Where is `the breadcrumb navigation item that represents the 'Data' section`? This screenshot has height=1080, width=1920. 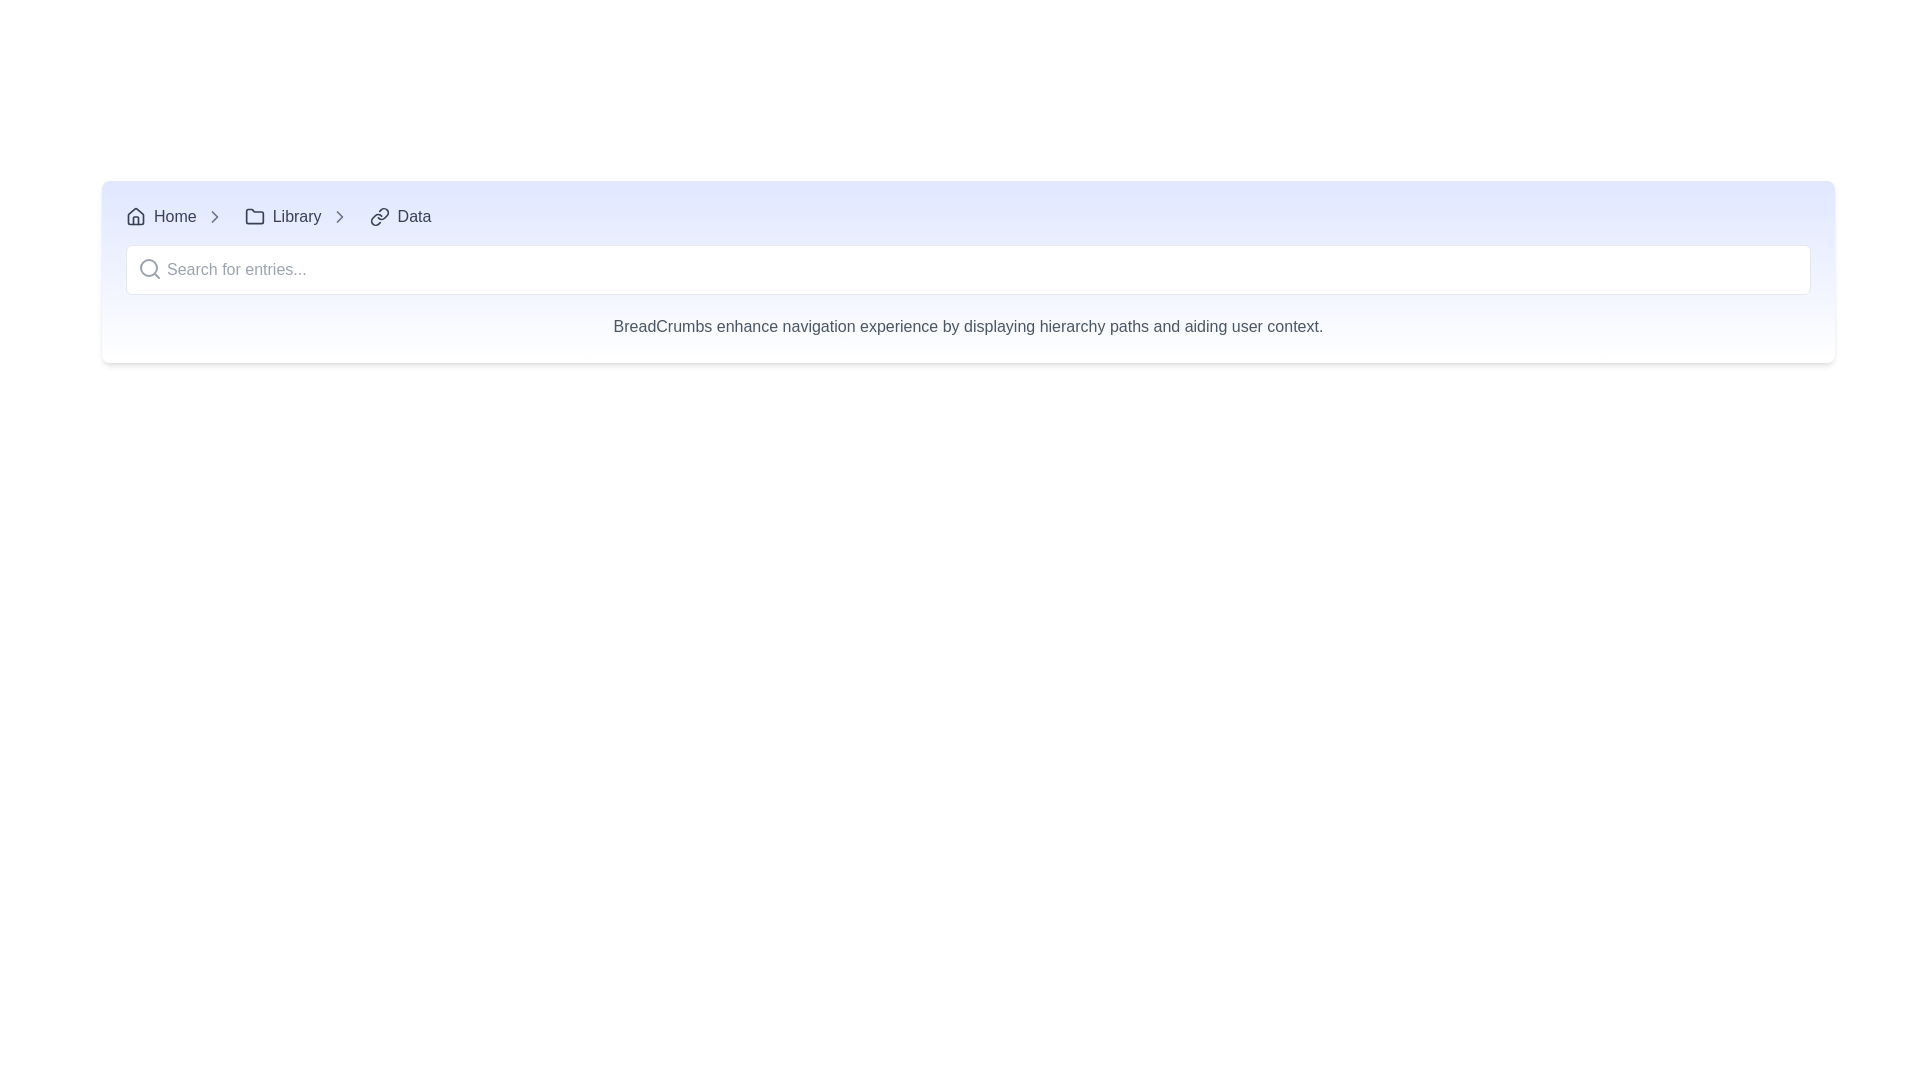
the breadcrumb navigation item that represents the 'Data' section is located at coordinates (400, 216).